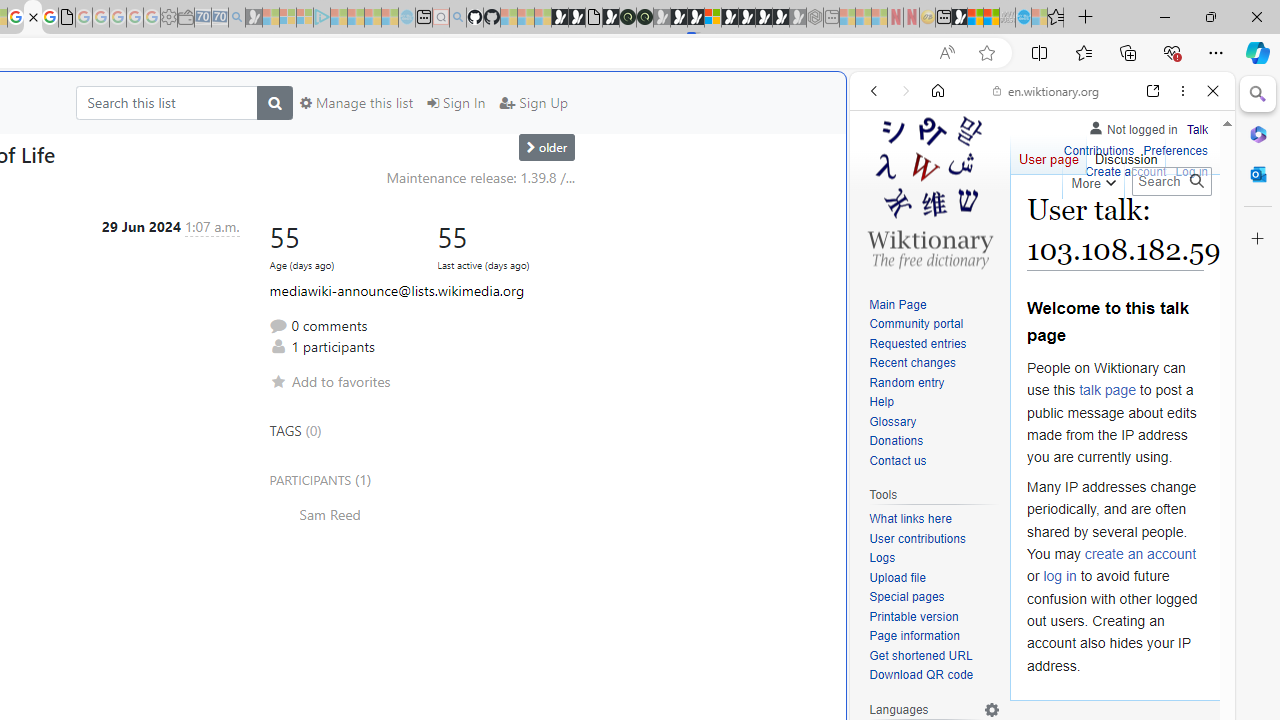  I want to click on 'Upload file', so click(896, 577).